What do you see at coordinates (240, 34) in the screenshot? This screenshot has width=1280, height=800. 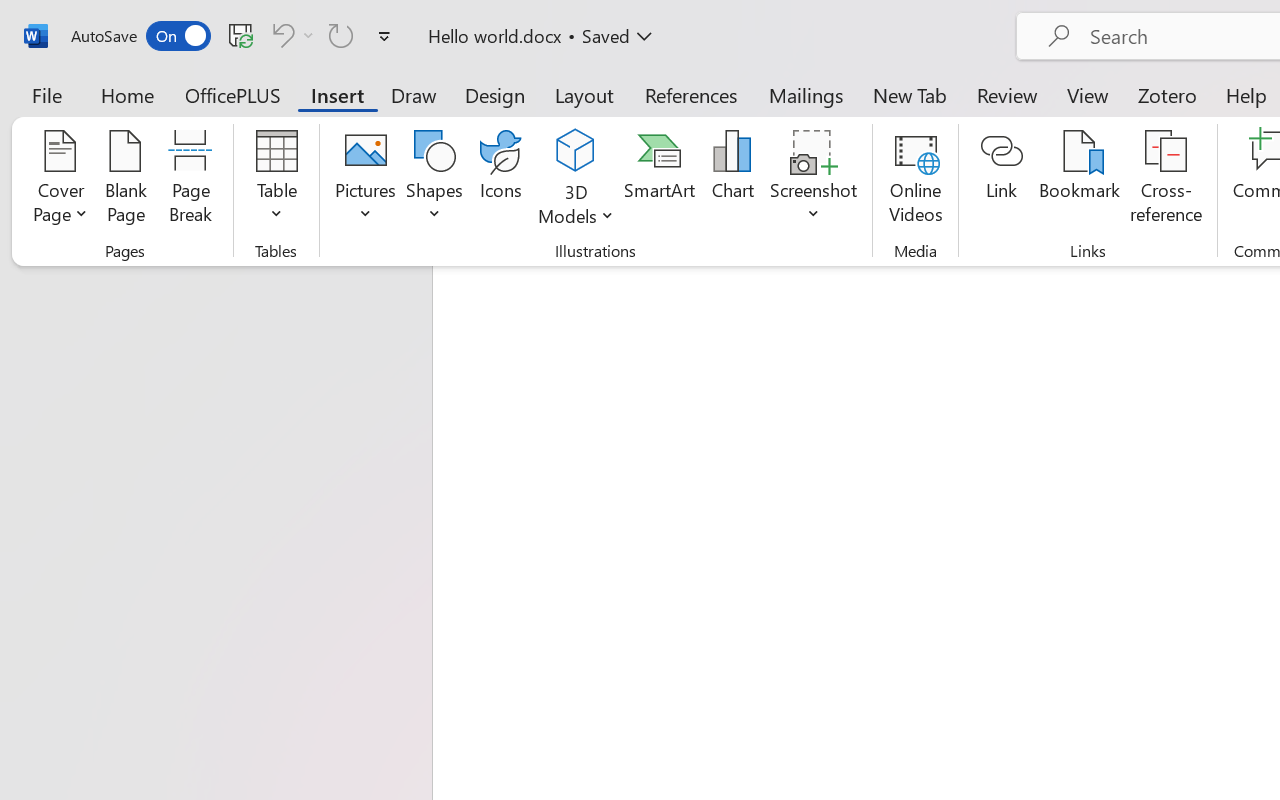 I see `'Save'` at bounding box center [240, 34].